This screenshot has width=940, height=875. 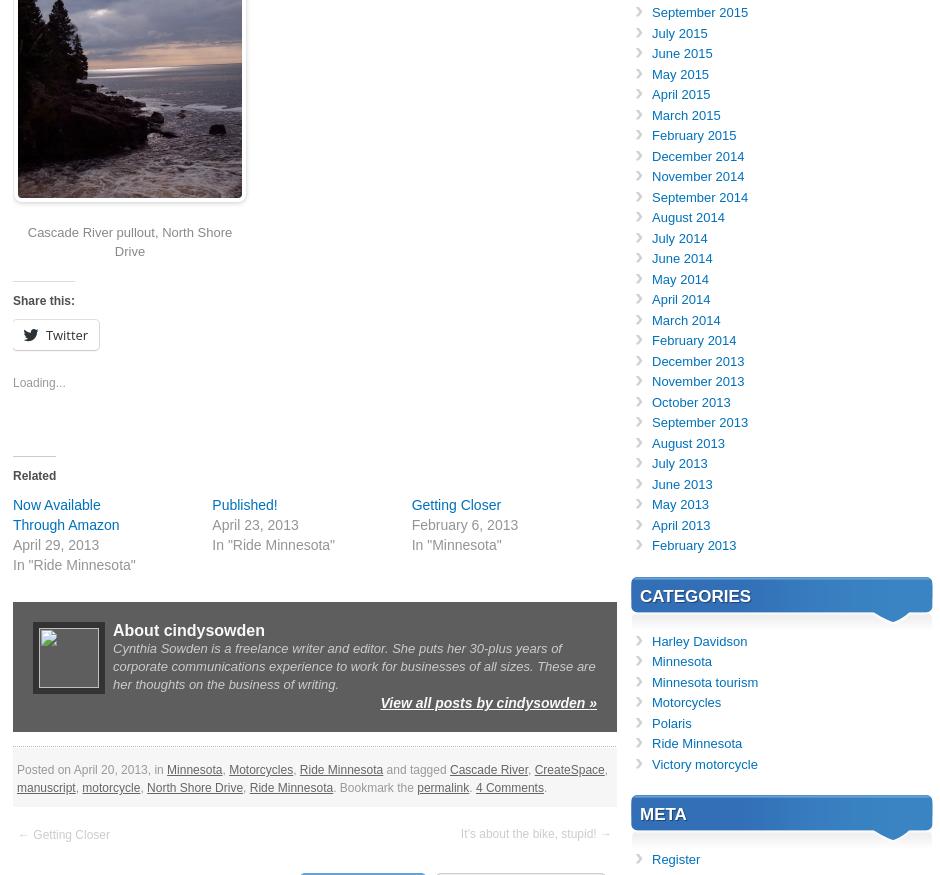 I want to click on 'Minnesota tourism', so click(x=705, y=680).